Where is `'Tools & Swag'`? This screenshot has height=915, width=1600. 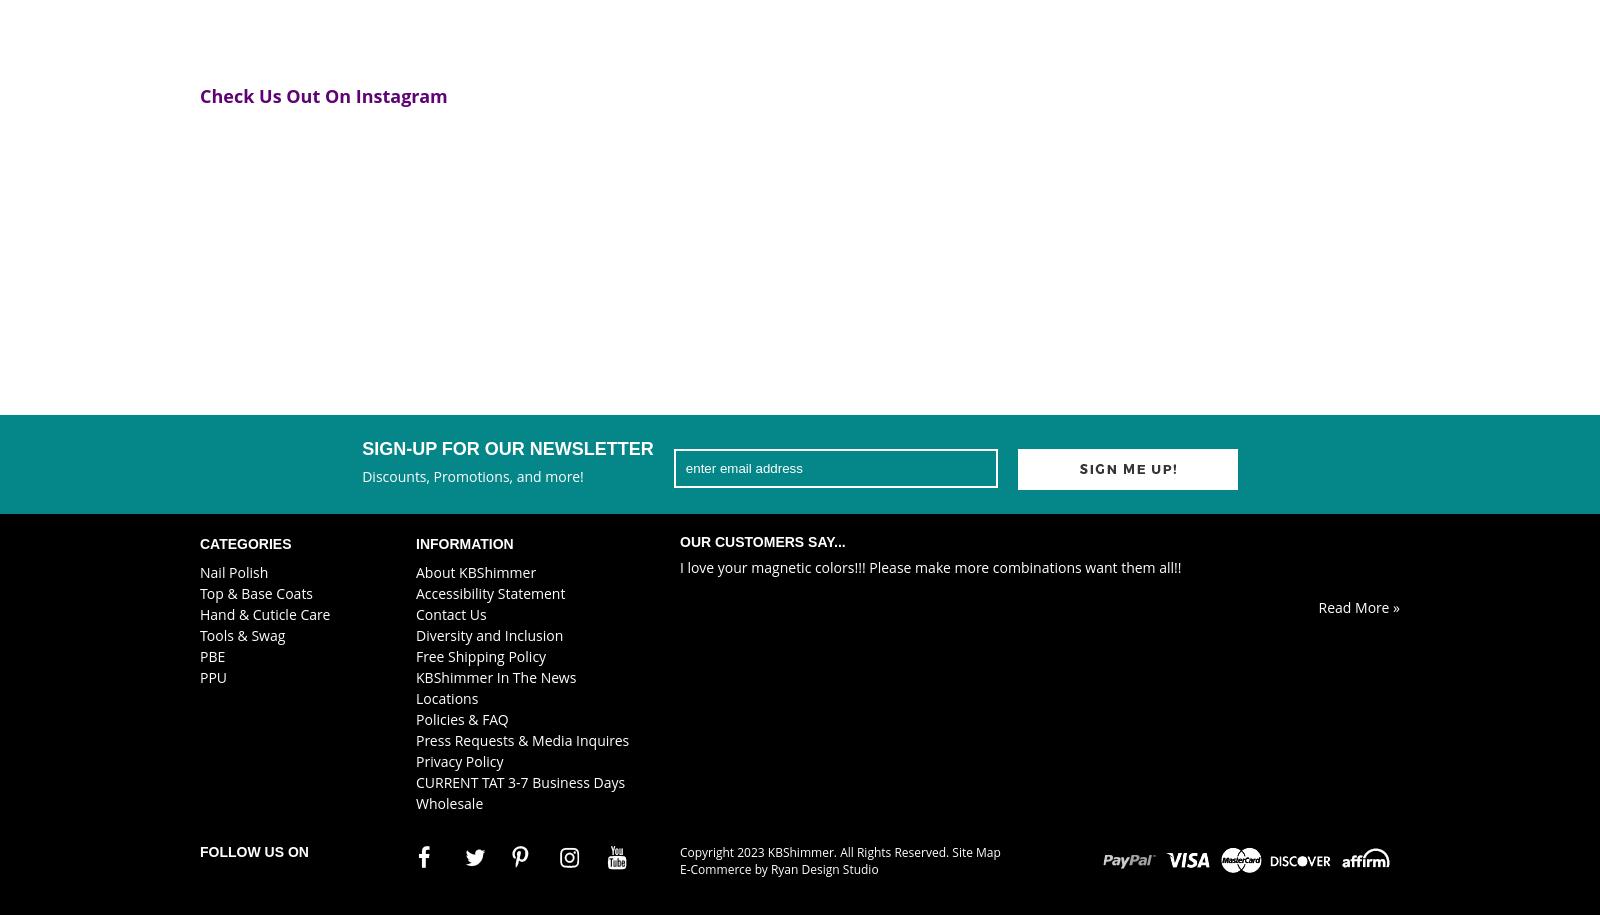 'Tools & Swag' is located at coordinates (242, 634).